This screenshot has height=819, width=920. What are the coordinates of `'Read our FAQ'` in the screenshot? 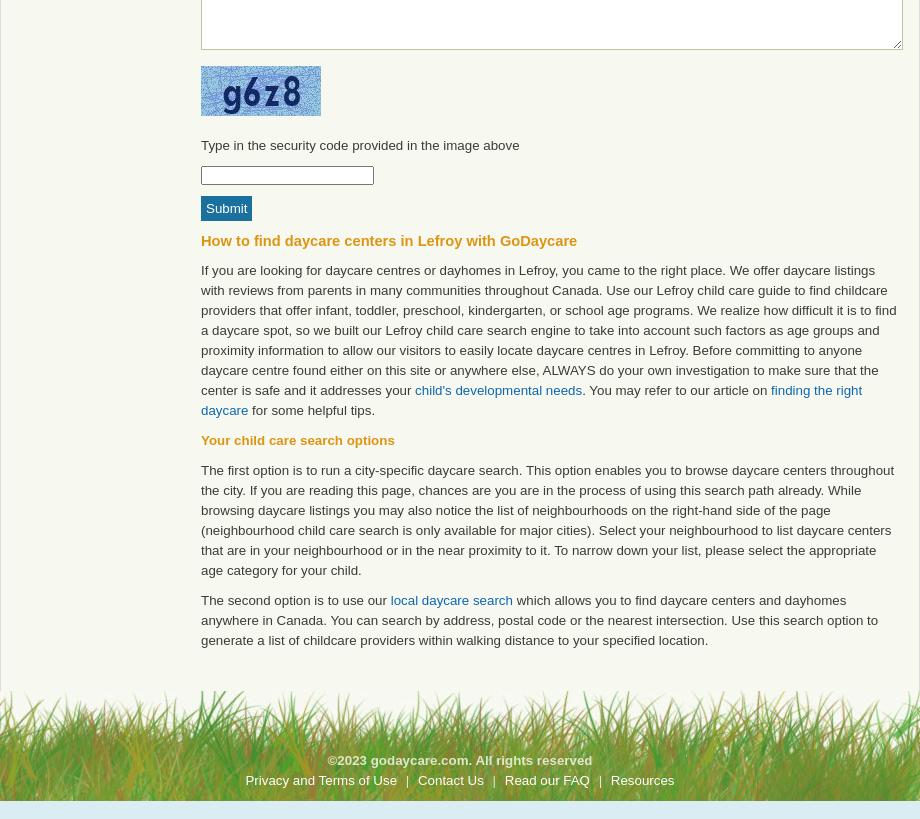 It's located at (503, 780).